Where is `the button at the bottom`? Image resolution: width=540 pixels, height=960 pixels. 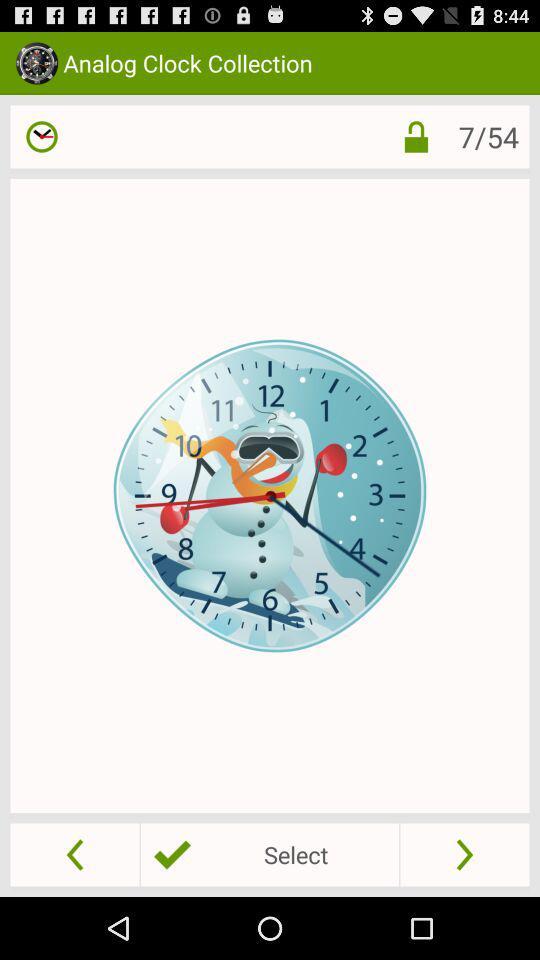 the button at the bottom is located at coordinates (270, 853).